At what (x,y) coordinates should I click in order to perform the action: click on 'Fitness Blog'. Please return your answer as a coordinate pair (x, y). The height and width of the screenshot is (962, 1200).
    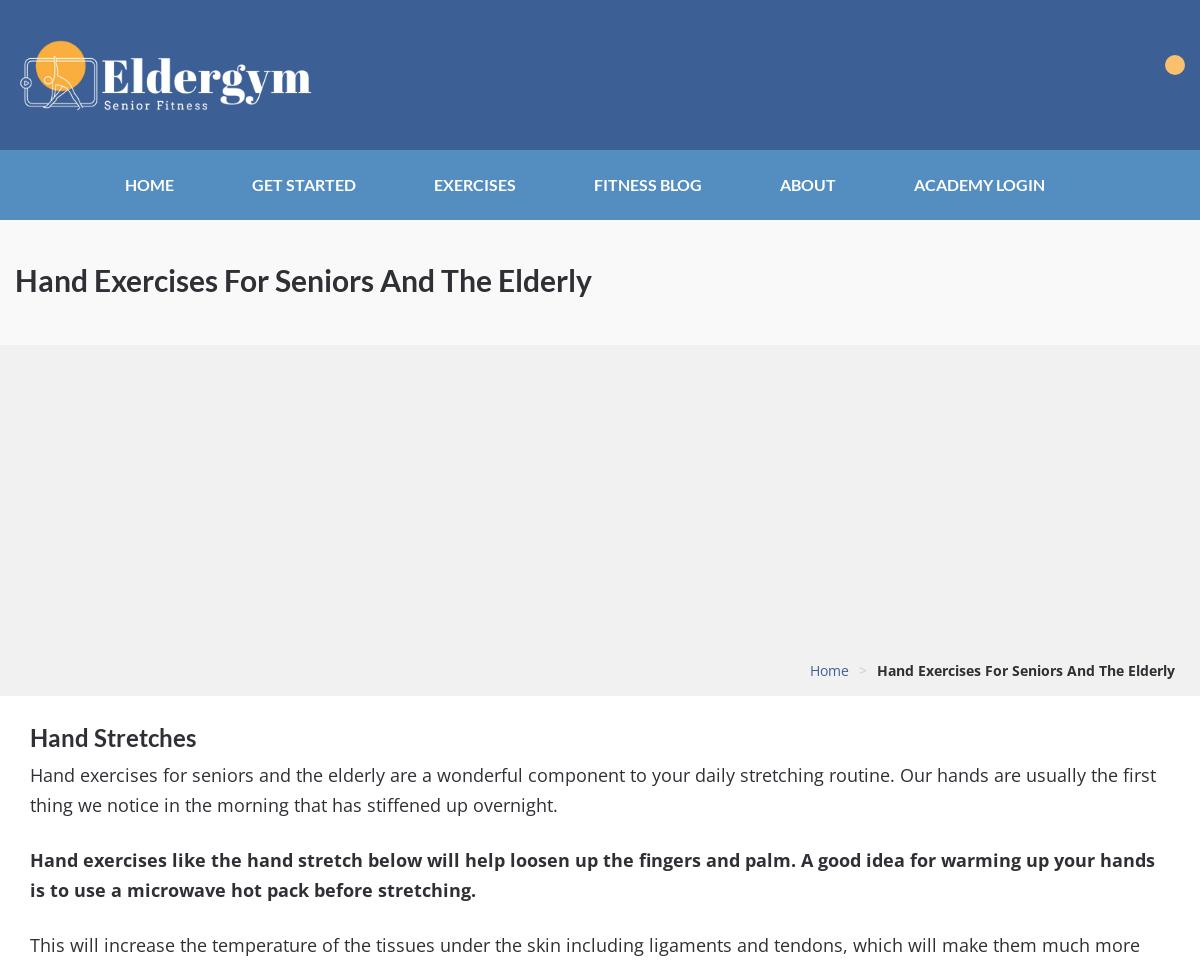
    Looking at the image, I should click on (648, 184).